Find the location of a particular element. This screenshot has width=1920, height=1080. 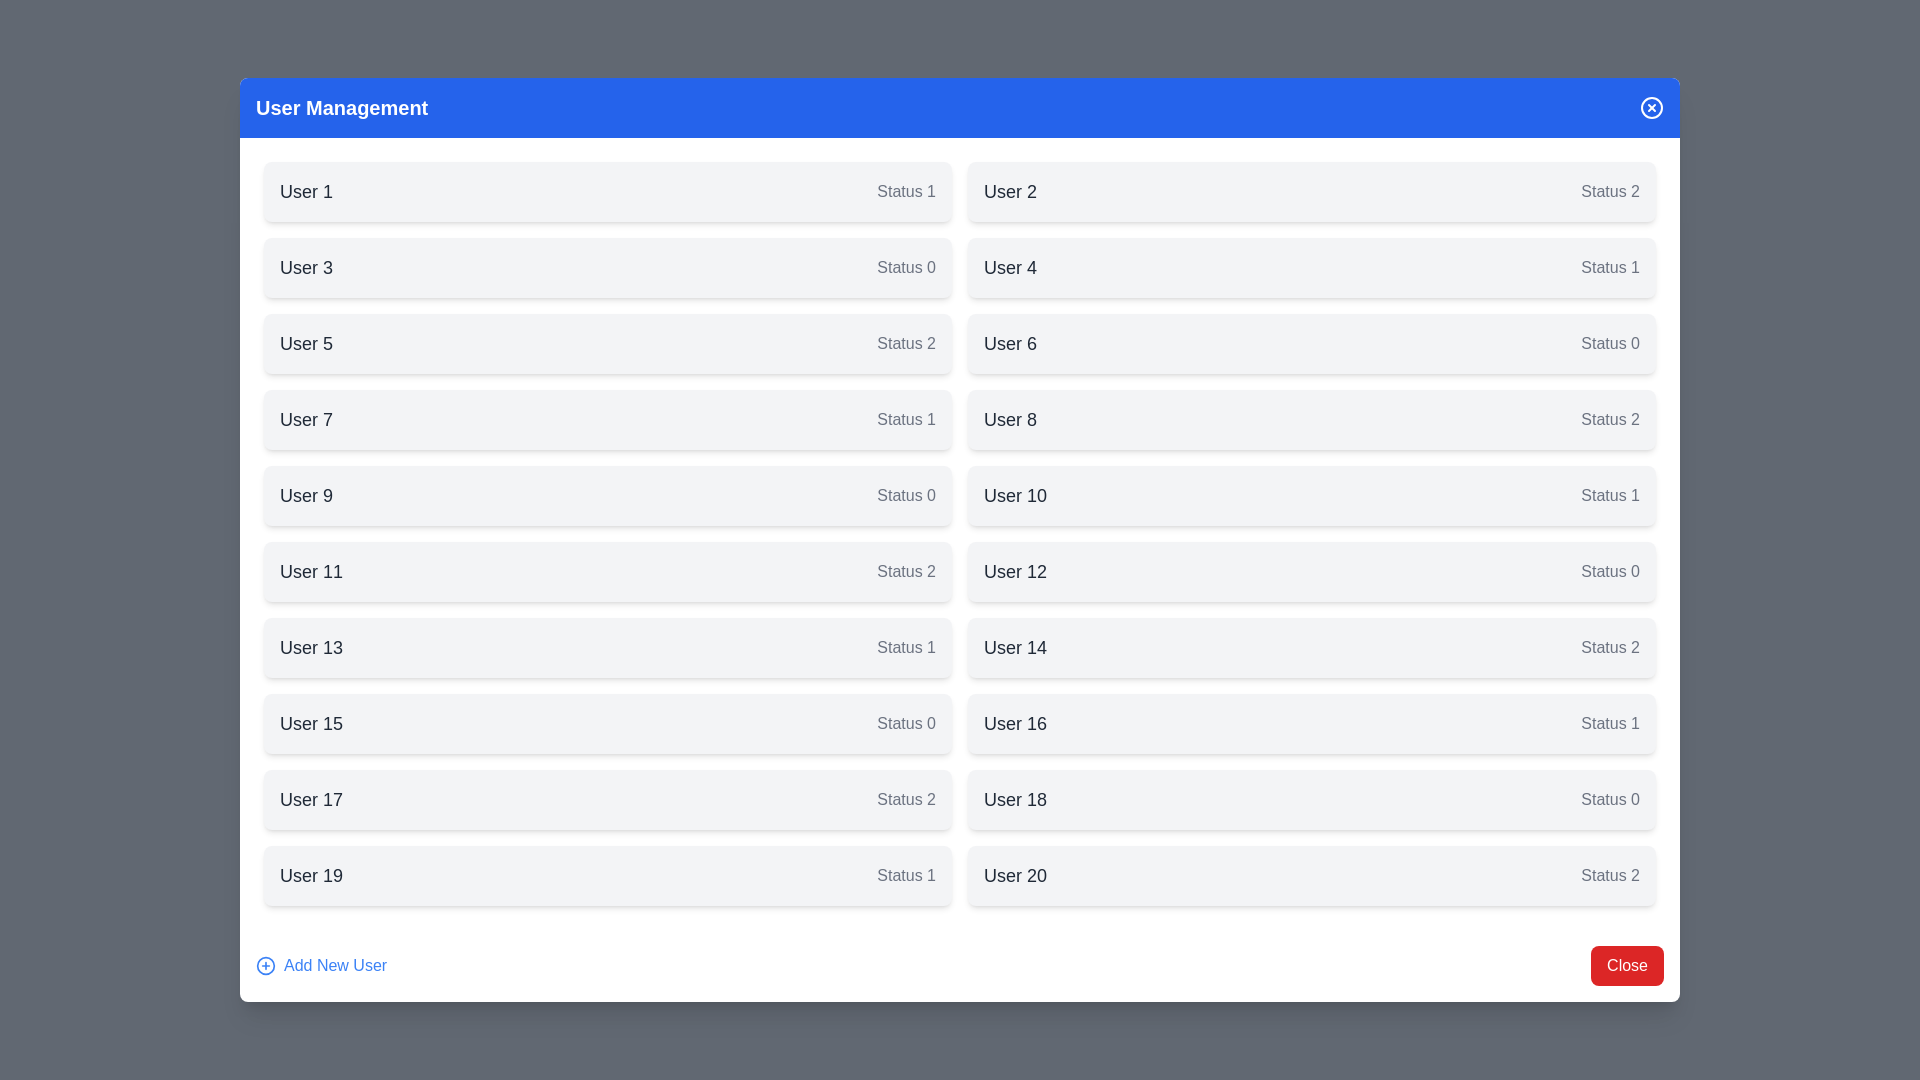

the 'Add New User' button to initiate the process of adding a new user is located at coordinates (321, 964).